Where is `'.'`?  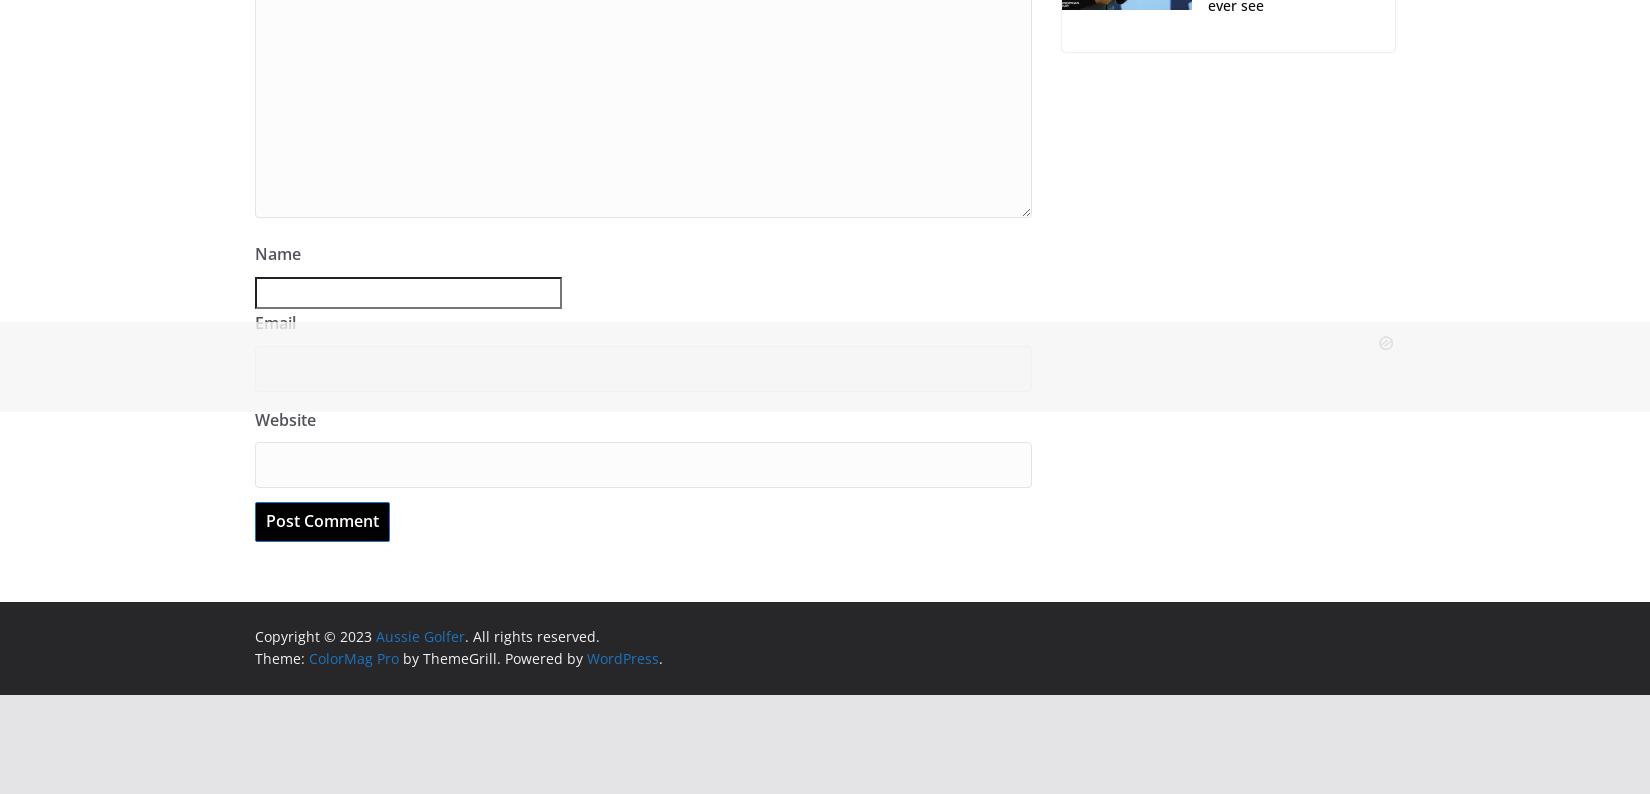 '.' is located at coordinates (659, 657).